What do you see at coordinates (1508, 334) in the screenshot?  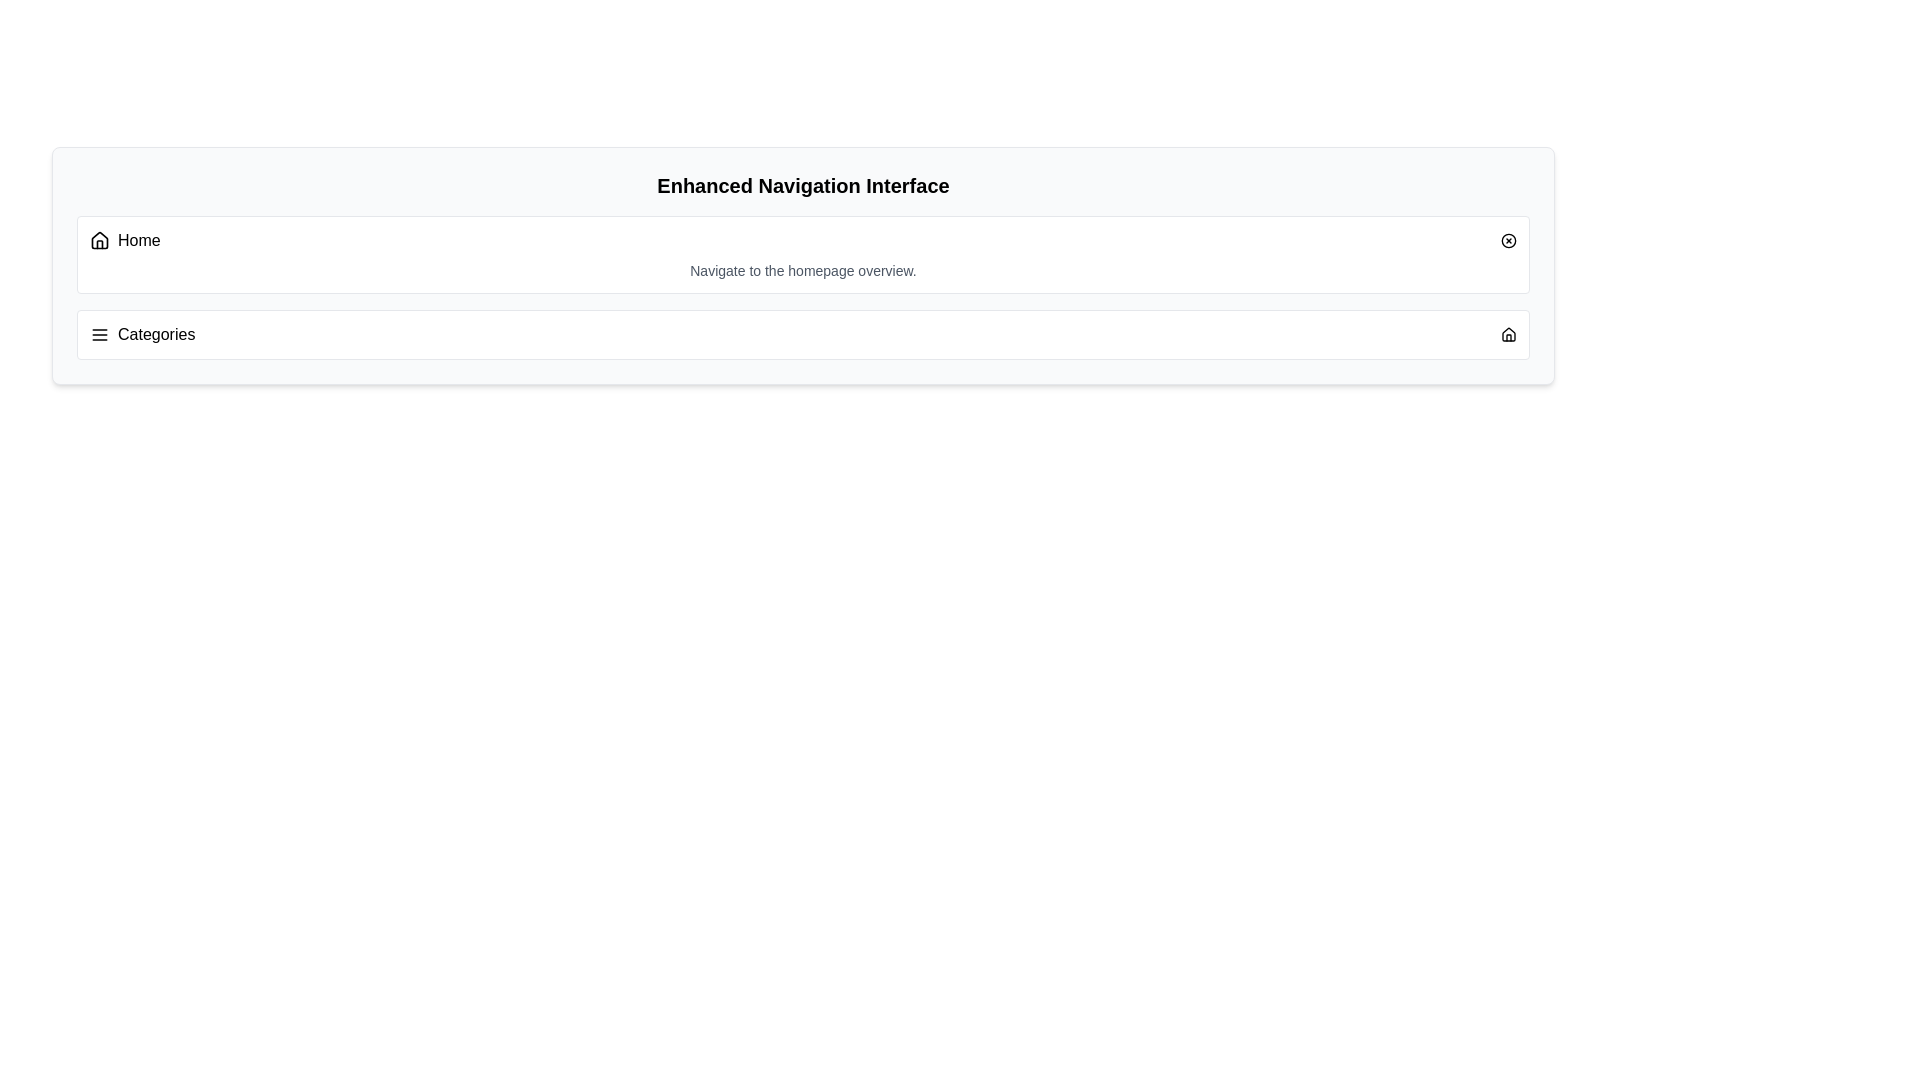 I see `the house icon, which is a solid black line illustration situated on the far right side of the 'Categories' section` at bounding box center [1508, 334].